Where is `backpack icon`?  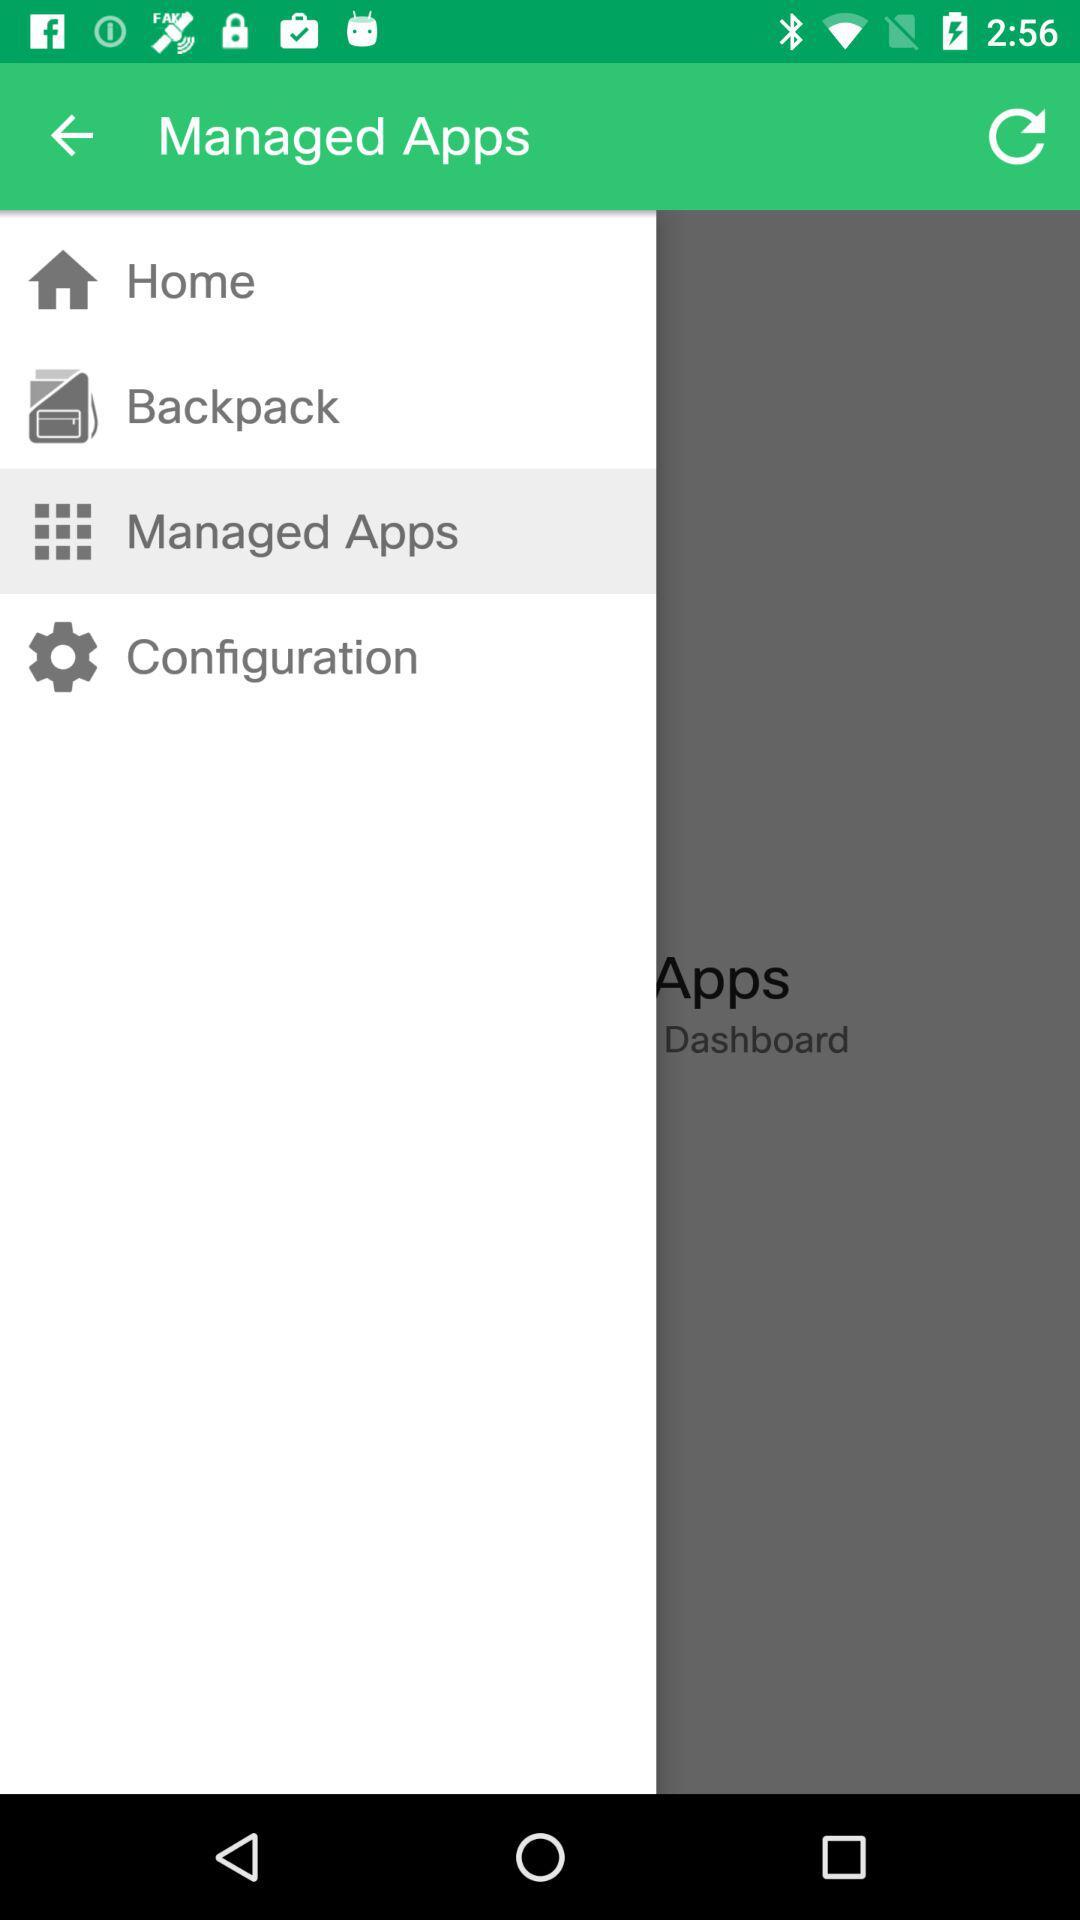 backpack icon is located at coordinates (231, 405).